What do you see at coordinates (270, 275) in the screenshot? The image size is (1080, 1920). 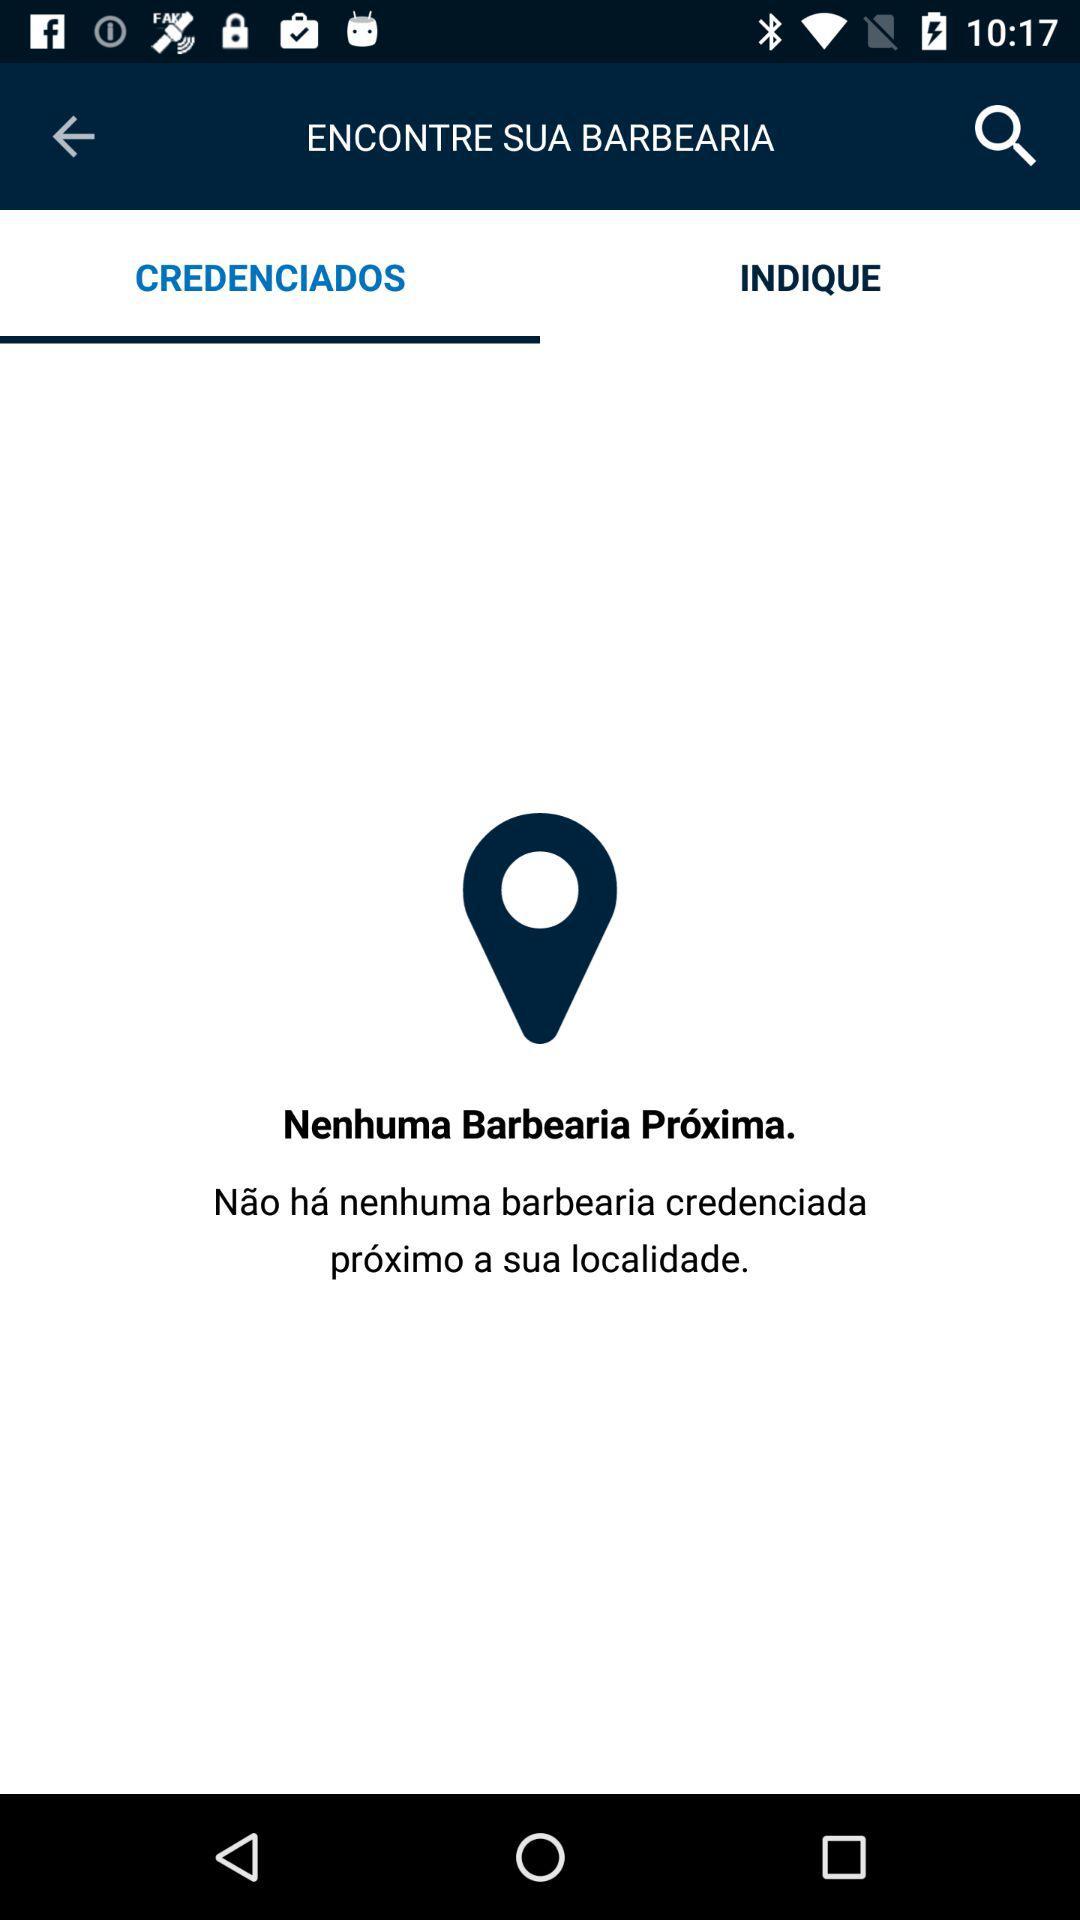 I see `credenciados item` at bounding box center [270, 275].